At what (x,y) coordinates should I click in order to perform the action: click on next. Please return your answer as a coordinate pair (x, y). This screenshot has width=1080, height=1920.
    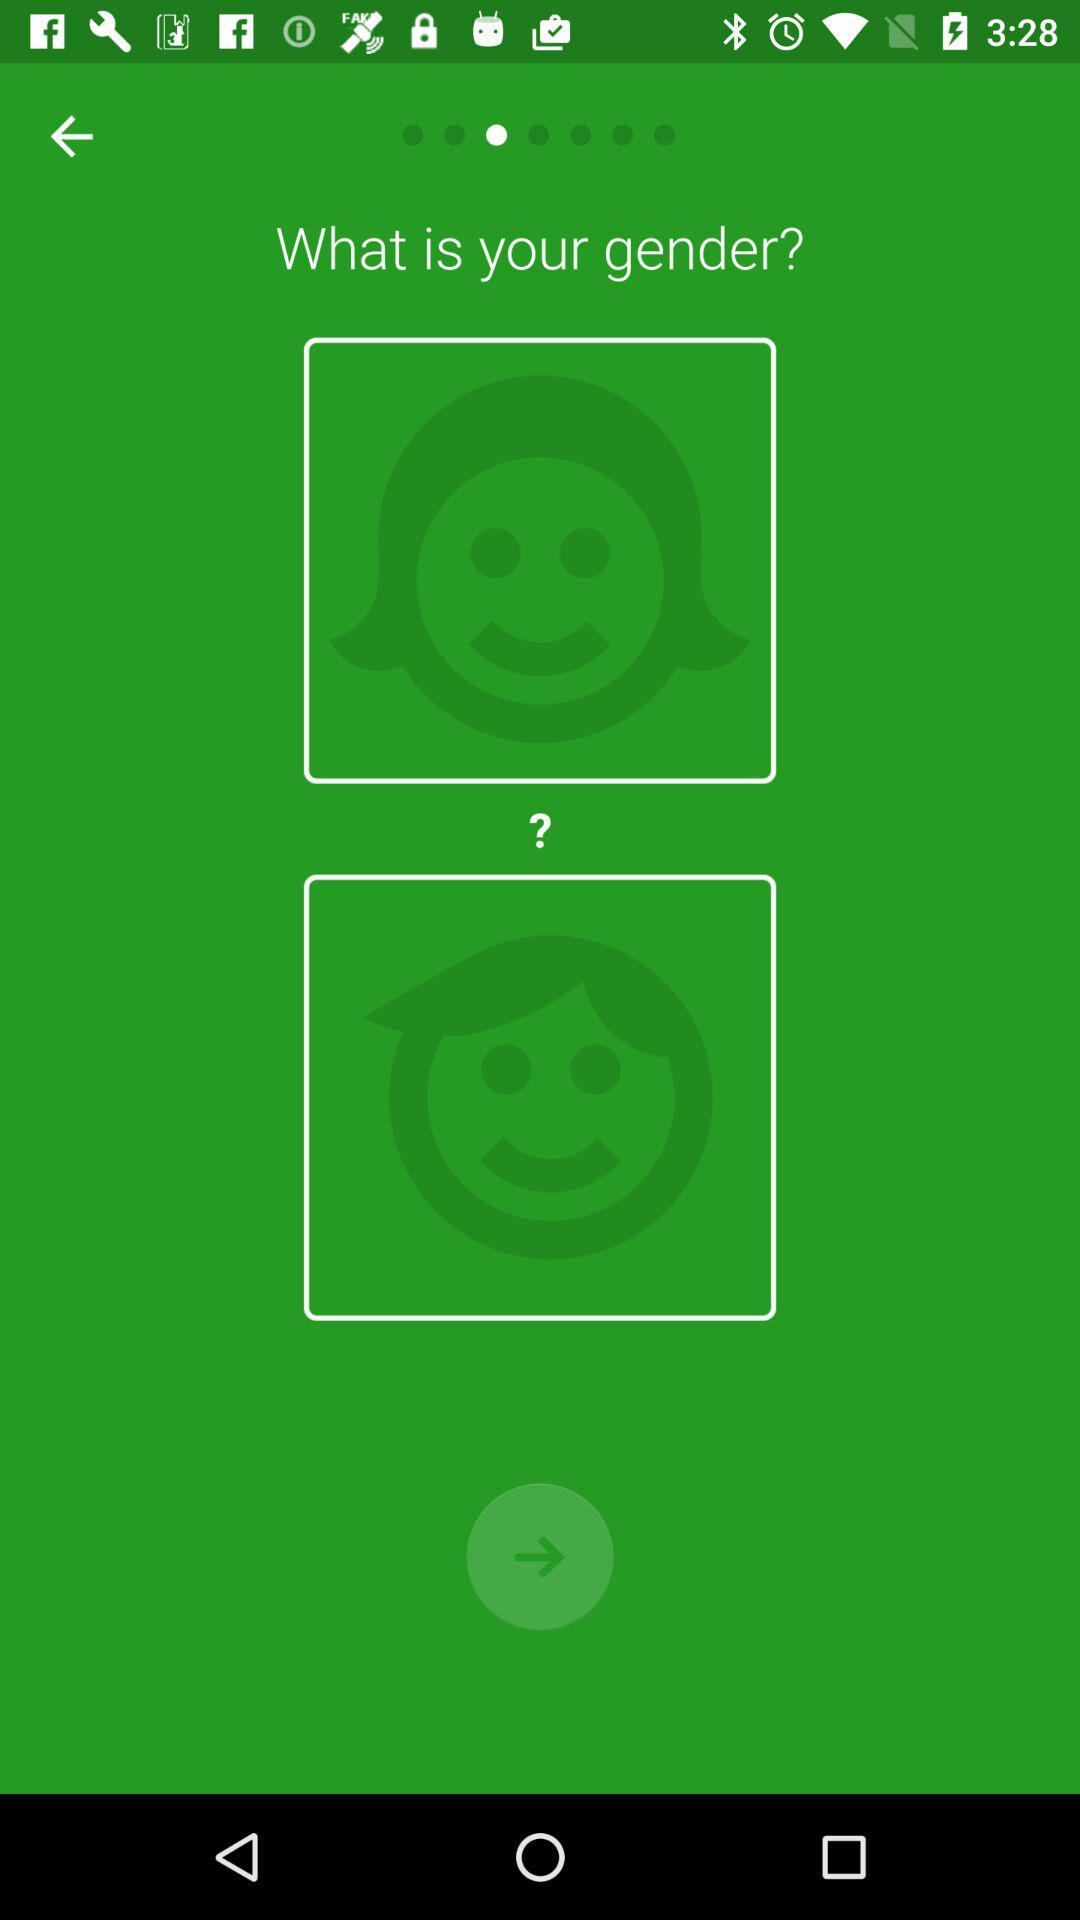
    Looking at the image, I should click on (540, 1555).